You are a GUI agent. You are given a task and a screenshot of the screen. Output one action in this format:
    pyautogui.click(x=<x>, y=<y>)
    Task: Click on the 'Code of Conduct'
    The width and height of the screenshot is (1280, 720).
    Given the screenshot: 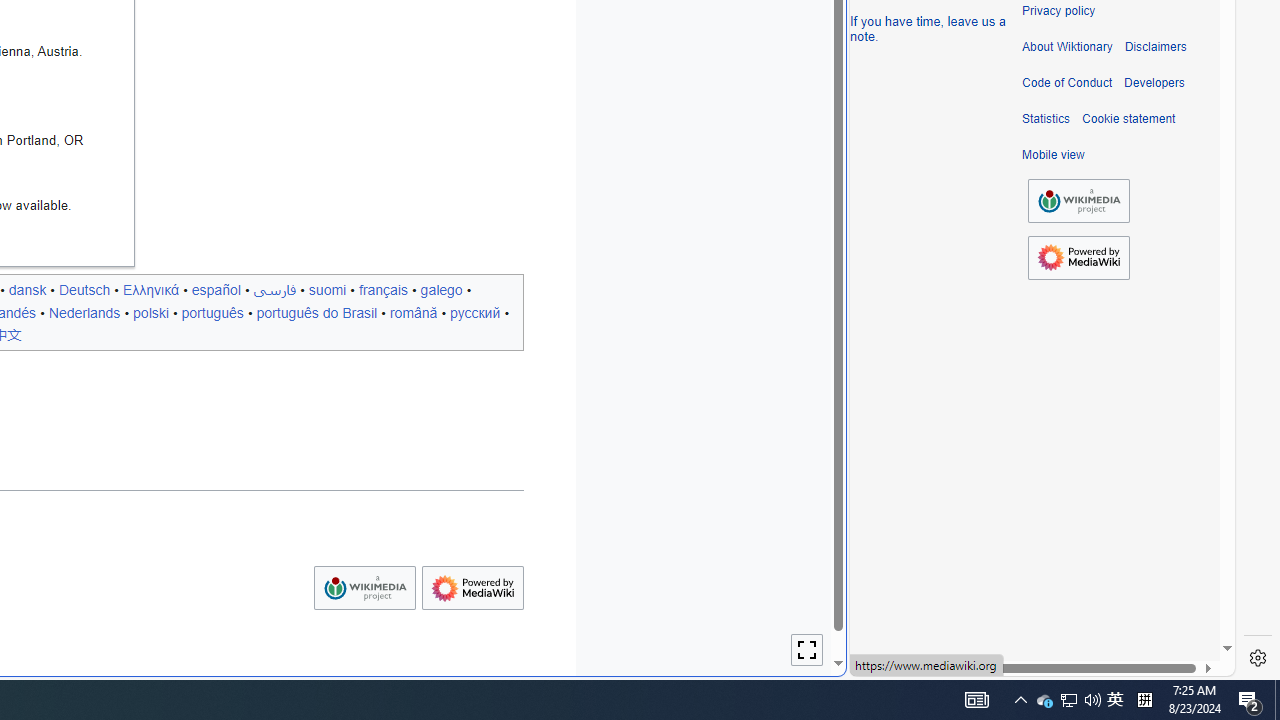 What is the action you would take?
    pyautogui.click(x=1066, y=82)
    